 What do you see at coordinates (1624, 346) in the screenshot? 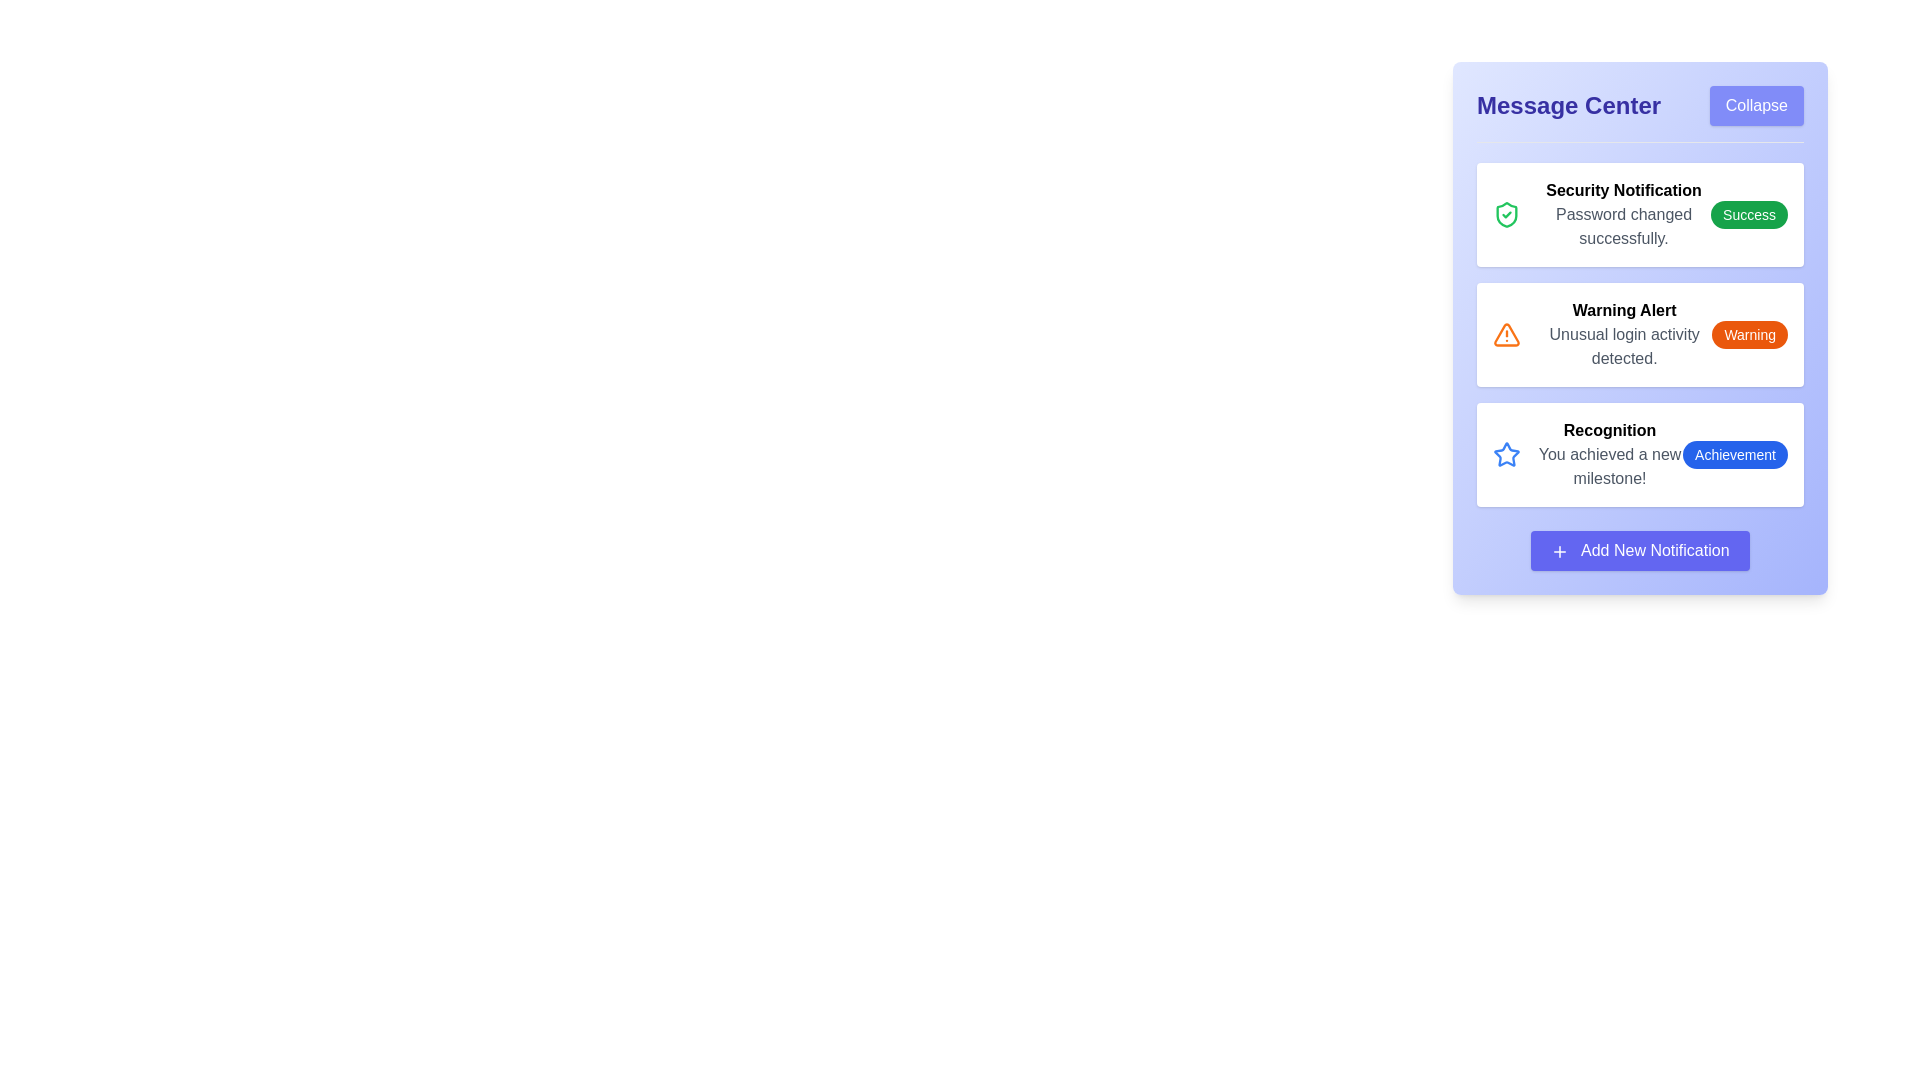
I see `warning message in the 'Message Center' section, specifically from the second notification titled 'Warning Alert'` at bounding box center [1624, 346].